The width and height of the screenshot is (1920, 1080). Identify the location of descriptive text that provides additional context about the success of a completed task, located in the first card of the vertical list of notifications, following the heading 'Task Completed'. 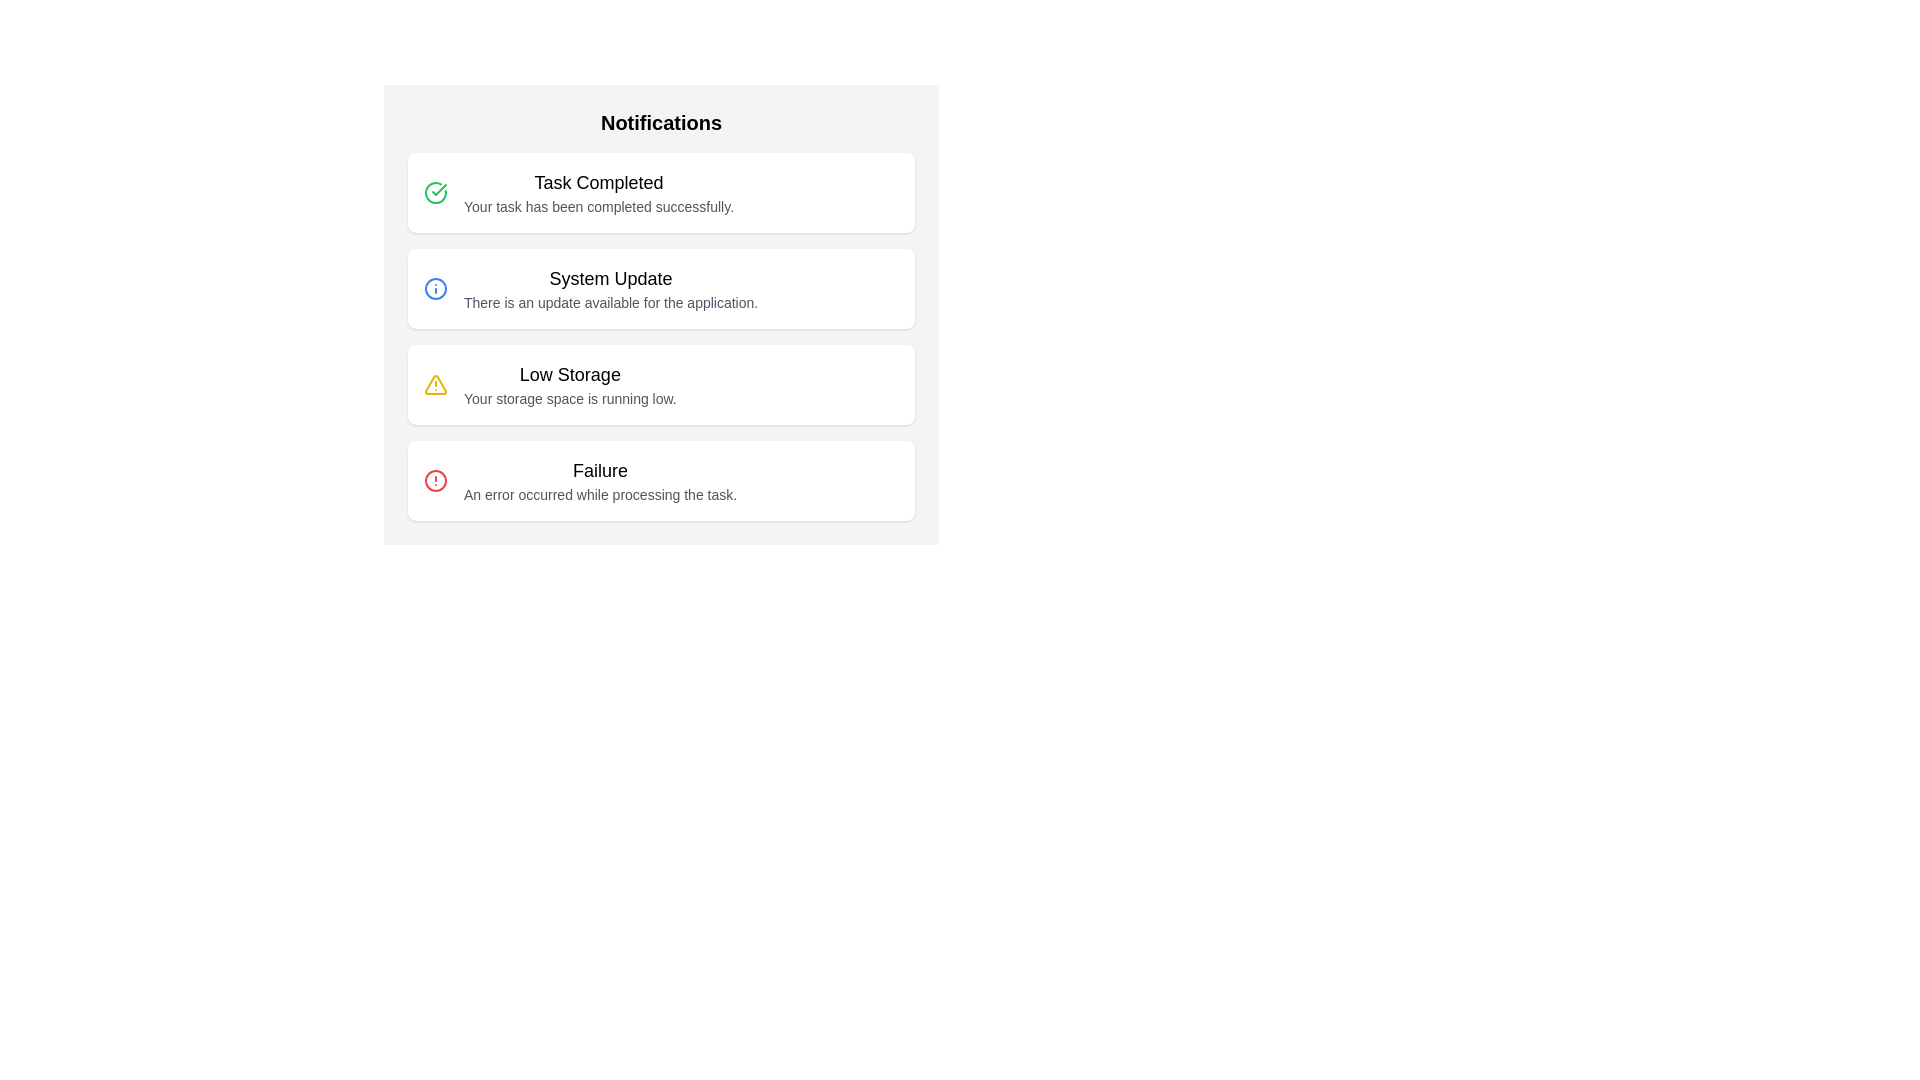
(598, 207).